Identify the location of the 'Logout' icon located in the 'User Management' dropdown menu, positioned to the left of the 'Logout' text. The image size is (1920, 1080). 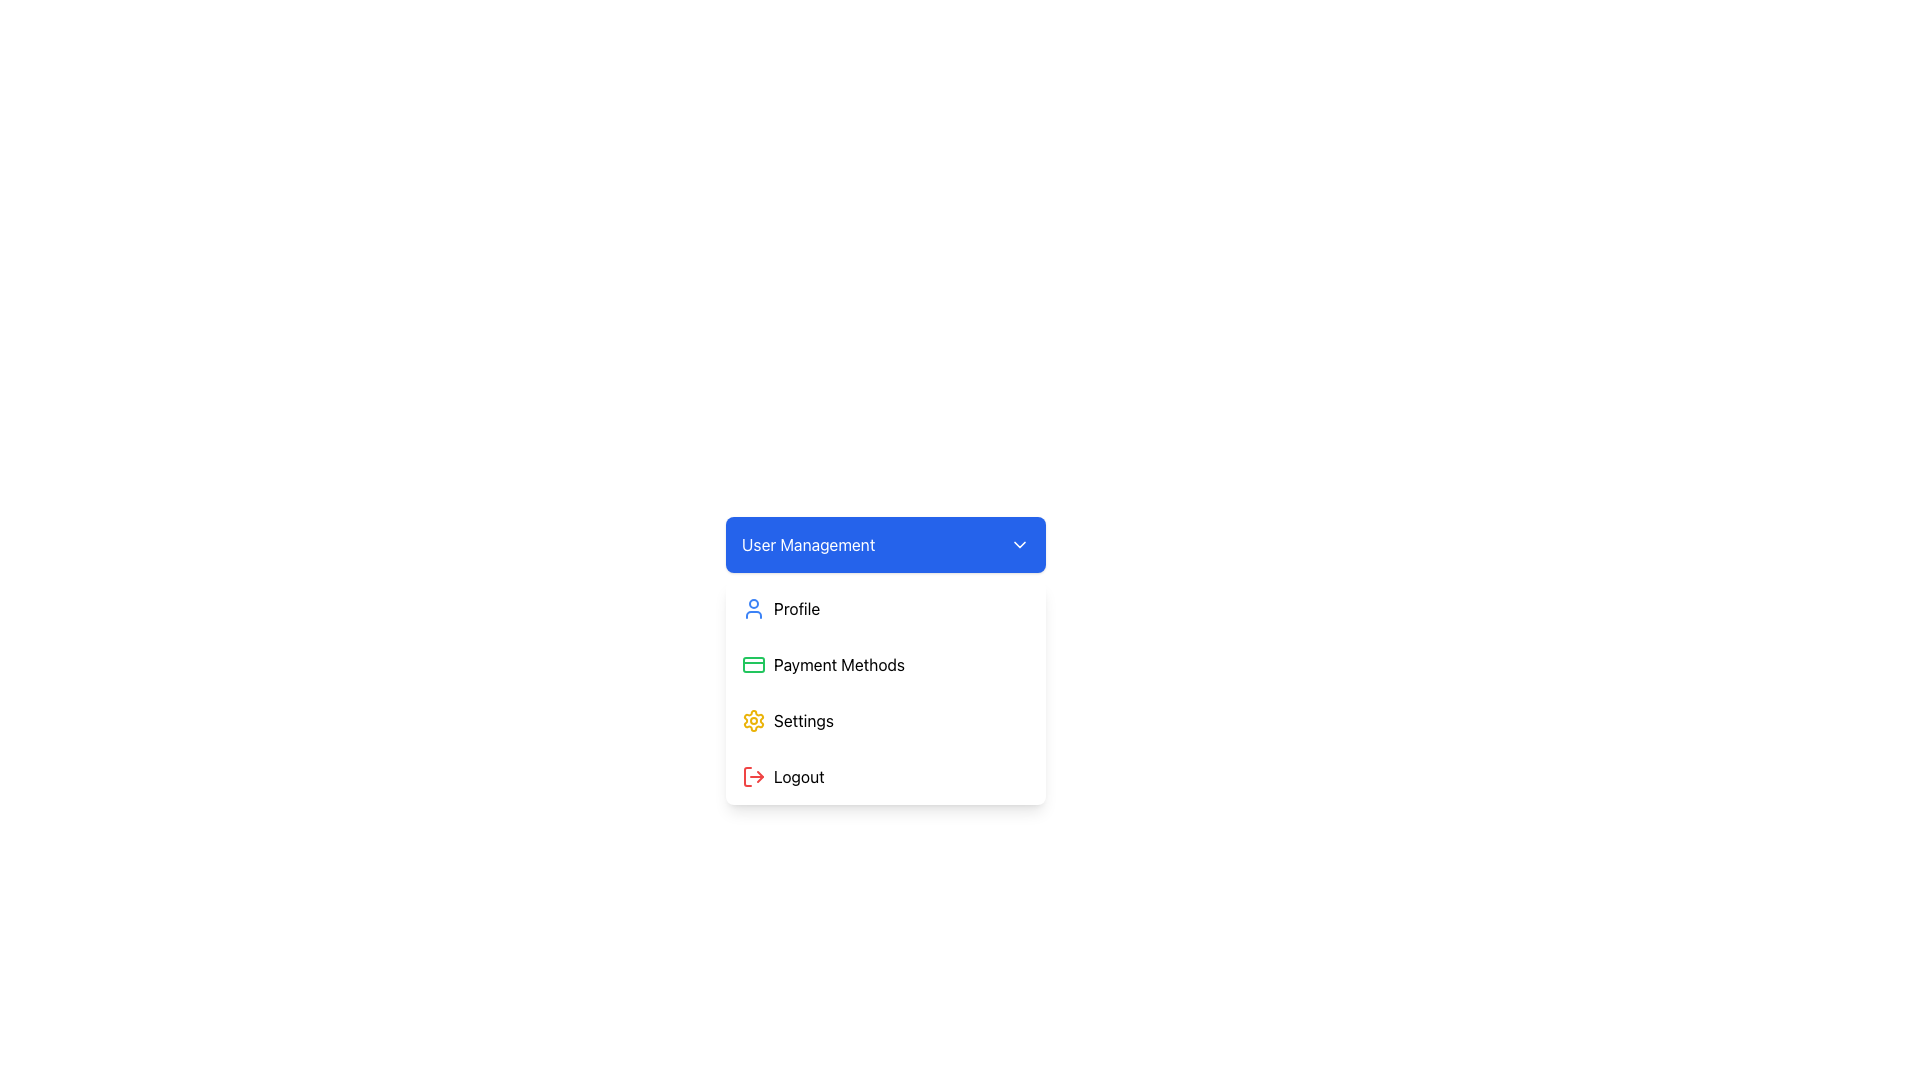
(752, 775).